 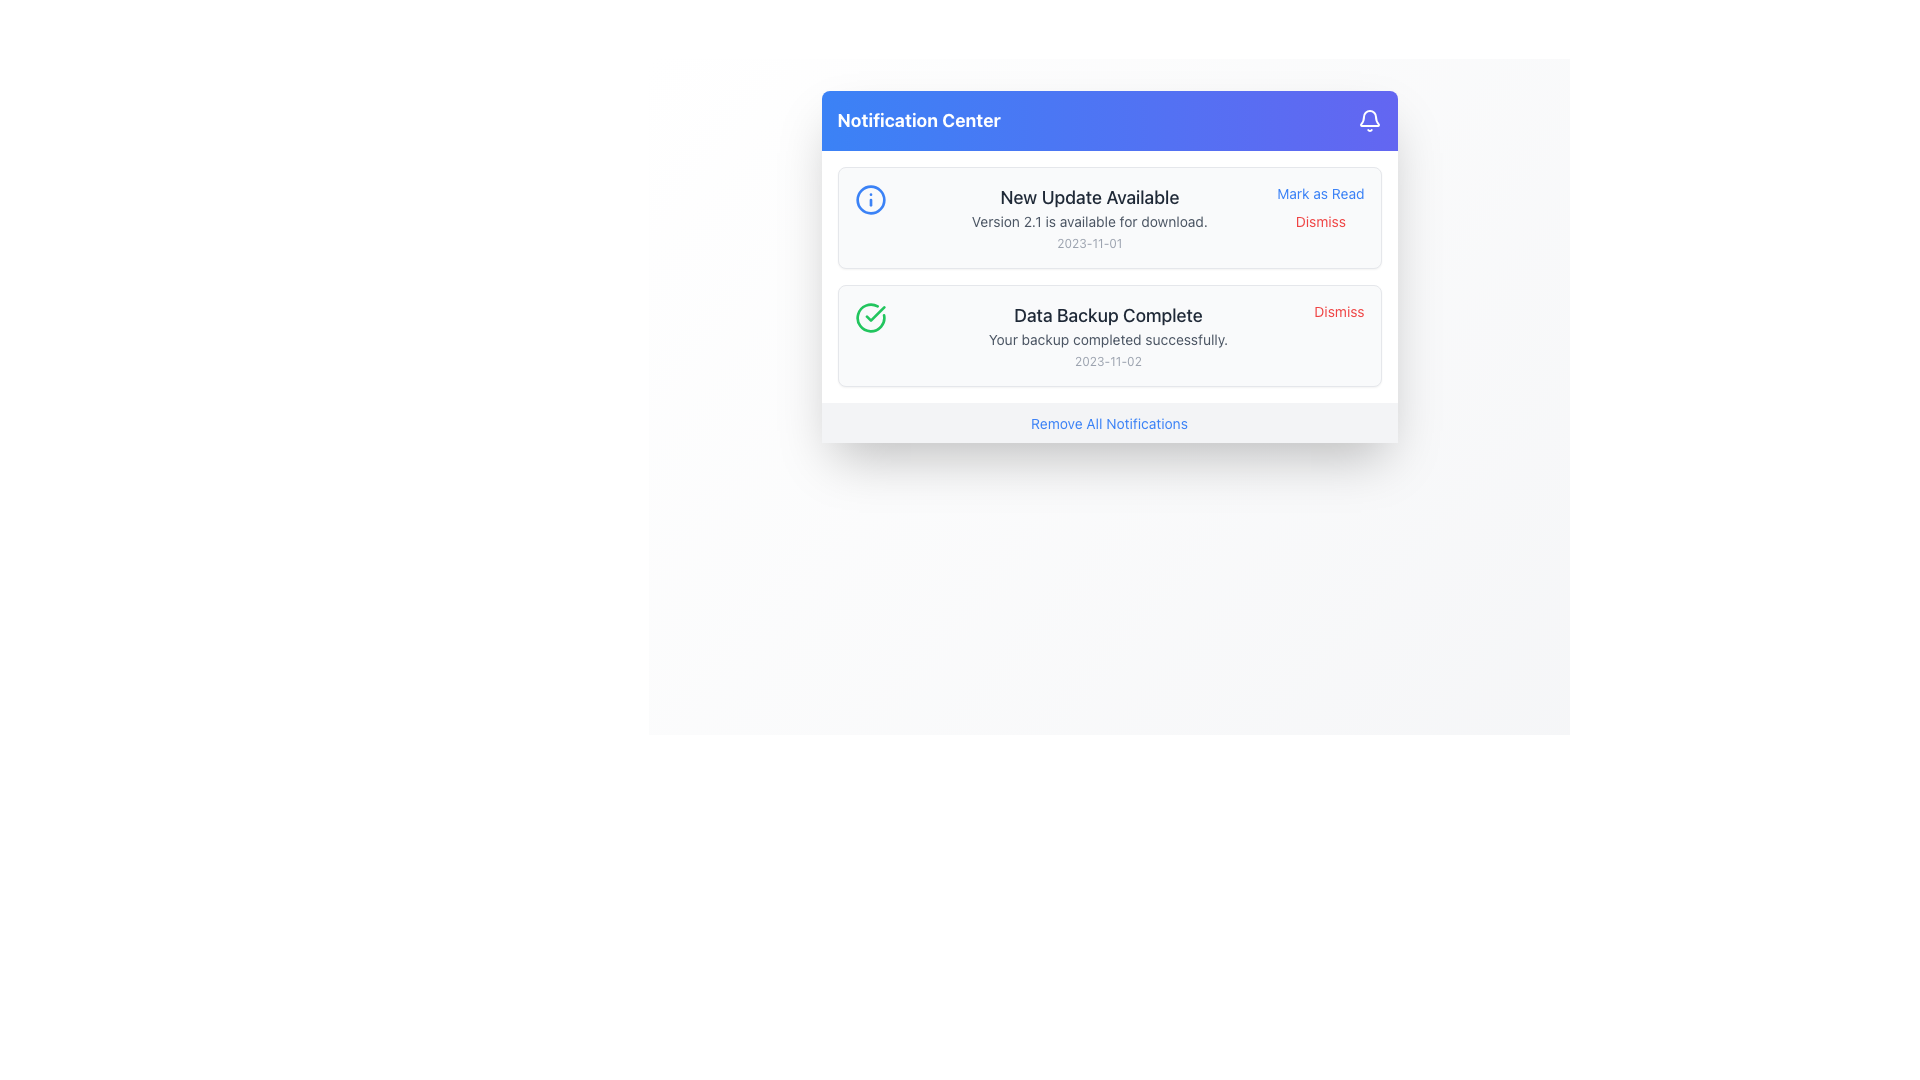 I want to click on textual notification indicating successful data backup with the title 'Data Backup Complete' and the message 'Your backup completed successfully.', so click(x=1107, y=334).